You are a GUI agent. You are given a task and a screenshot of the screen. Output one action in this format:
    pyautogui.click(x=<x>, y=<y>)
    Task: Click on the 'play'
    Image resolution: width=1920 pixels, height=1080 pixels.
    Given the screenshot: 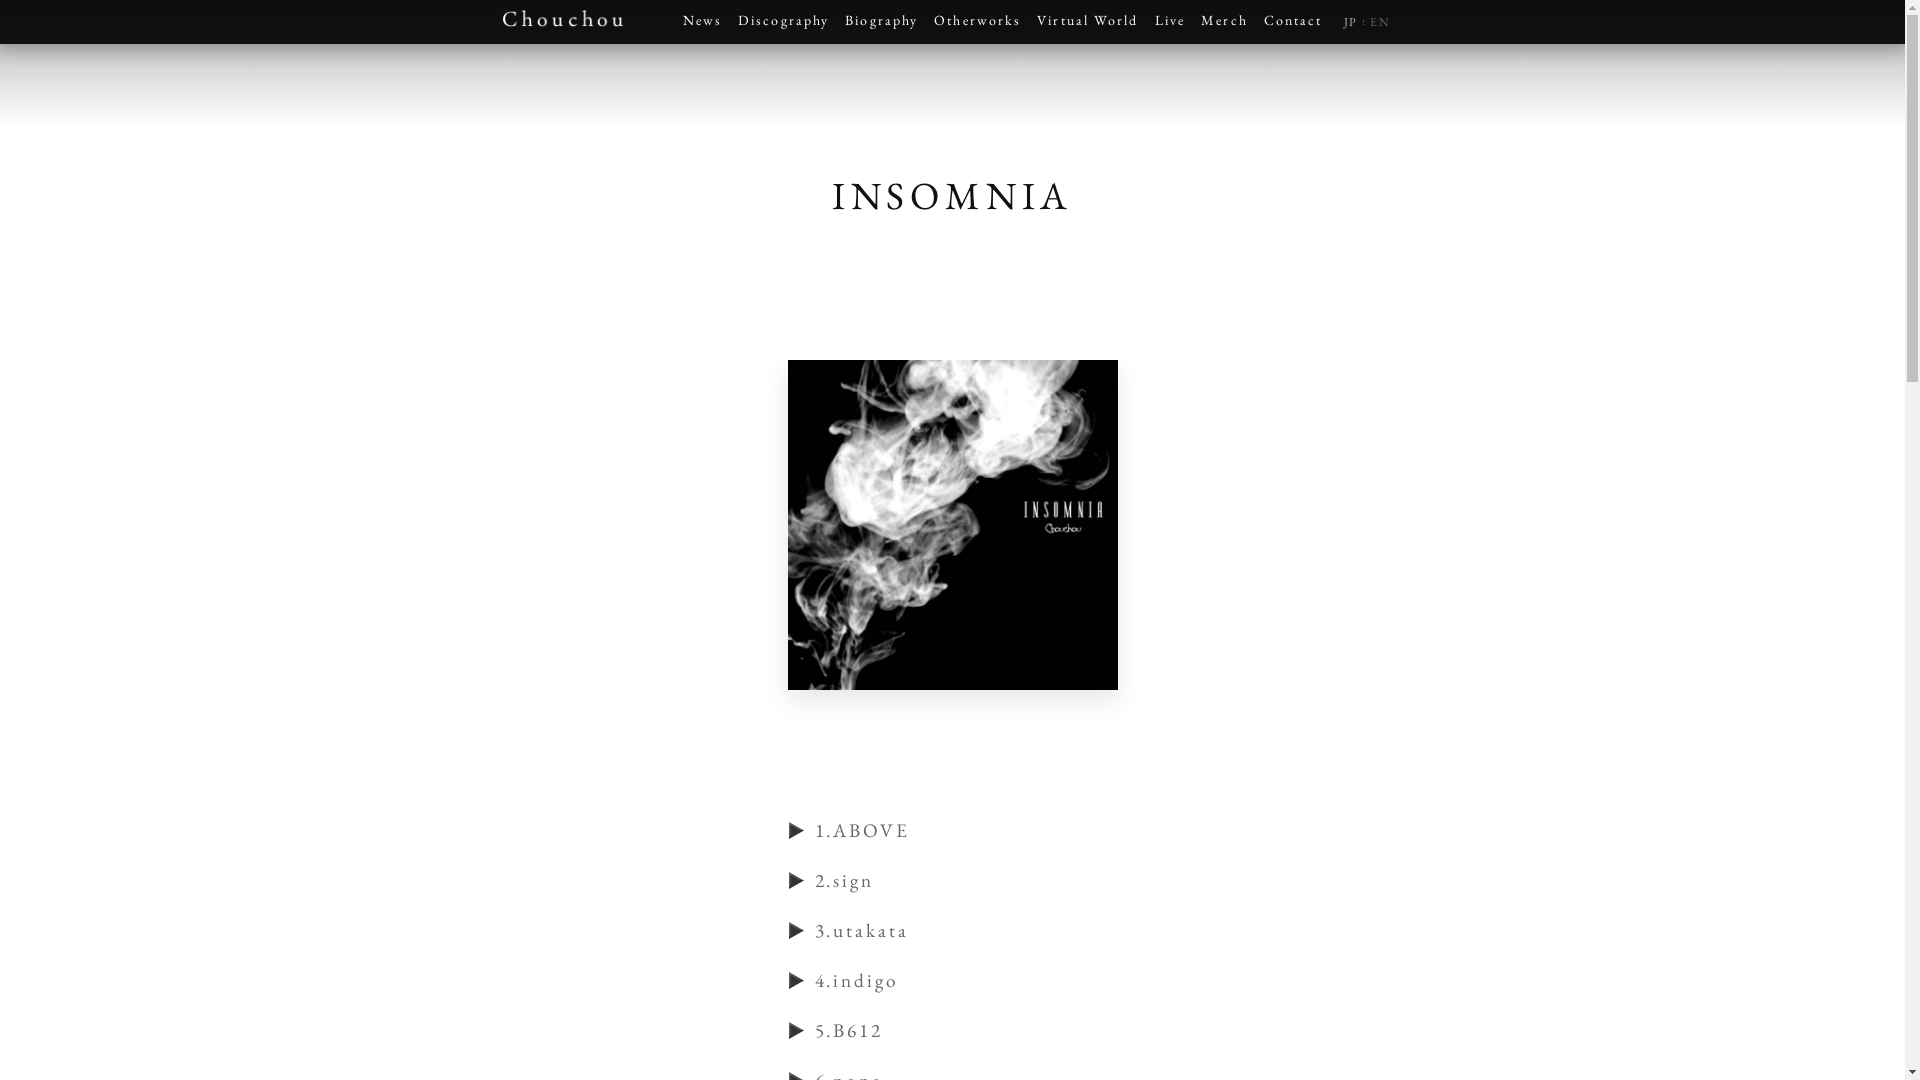 What is the action you would take?
    pyautogui.click(x=796, y=930)
    